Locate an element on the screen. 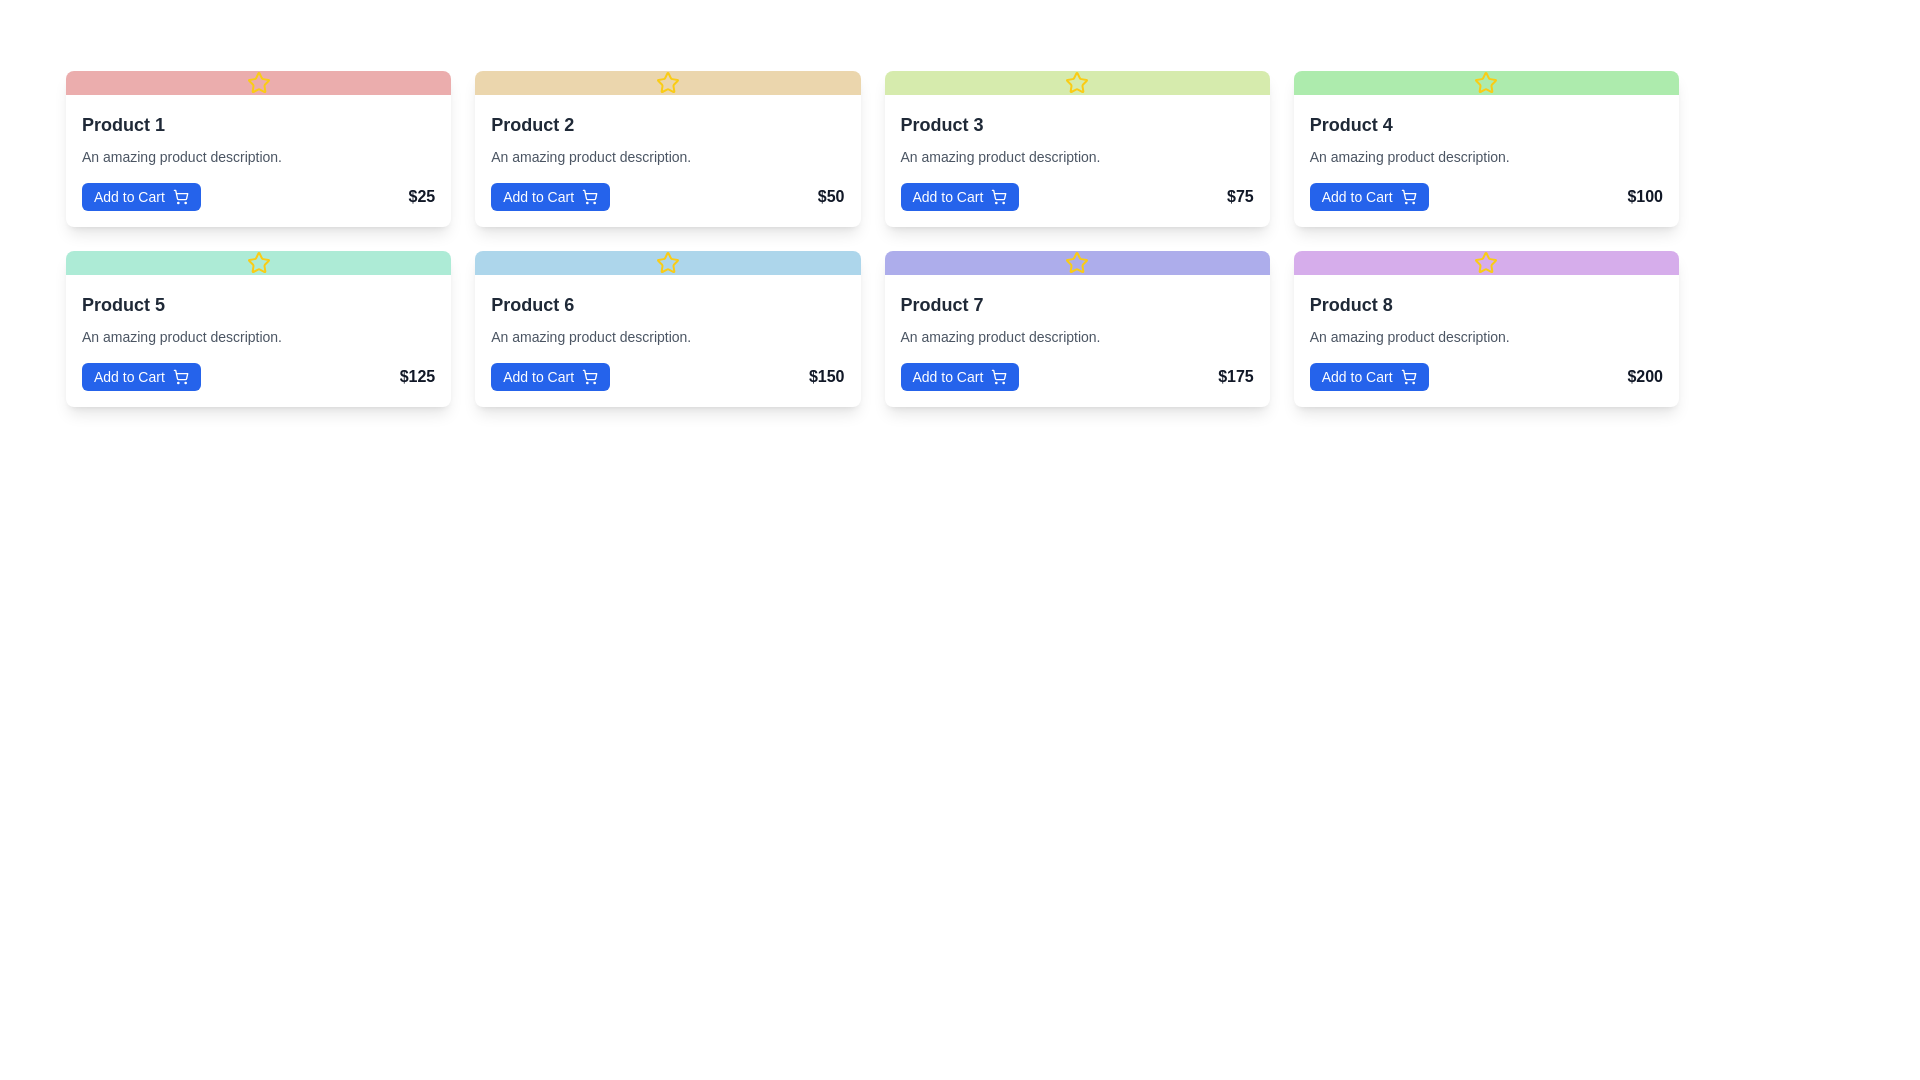 Image resolution: width=1920 pixels, height=1080 pixels. the decorative shopping cart icon within the 'Add to Cart' button for 'Product 4', located in the bottom right corner of the product card is located at coordinates (1407, 195).